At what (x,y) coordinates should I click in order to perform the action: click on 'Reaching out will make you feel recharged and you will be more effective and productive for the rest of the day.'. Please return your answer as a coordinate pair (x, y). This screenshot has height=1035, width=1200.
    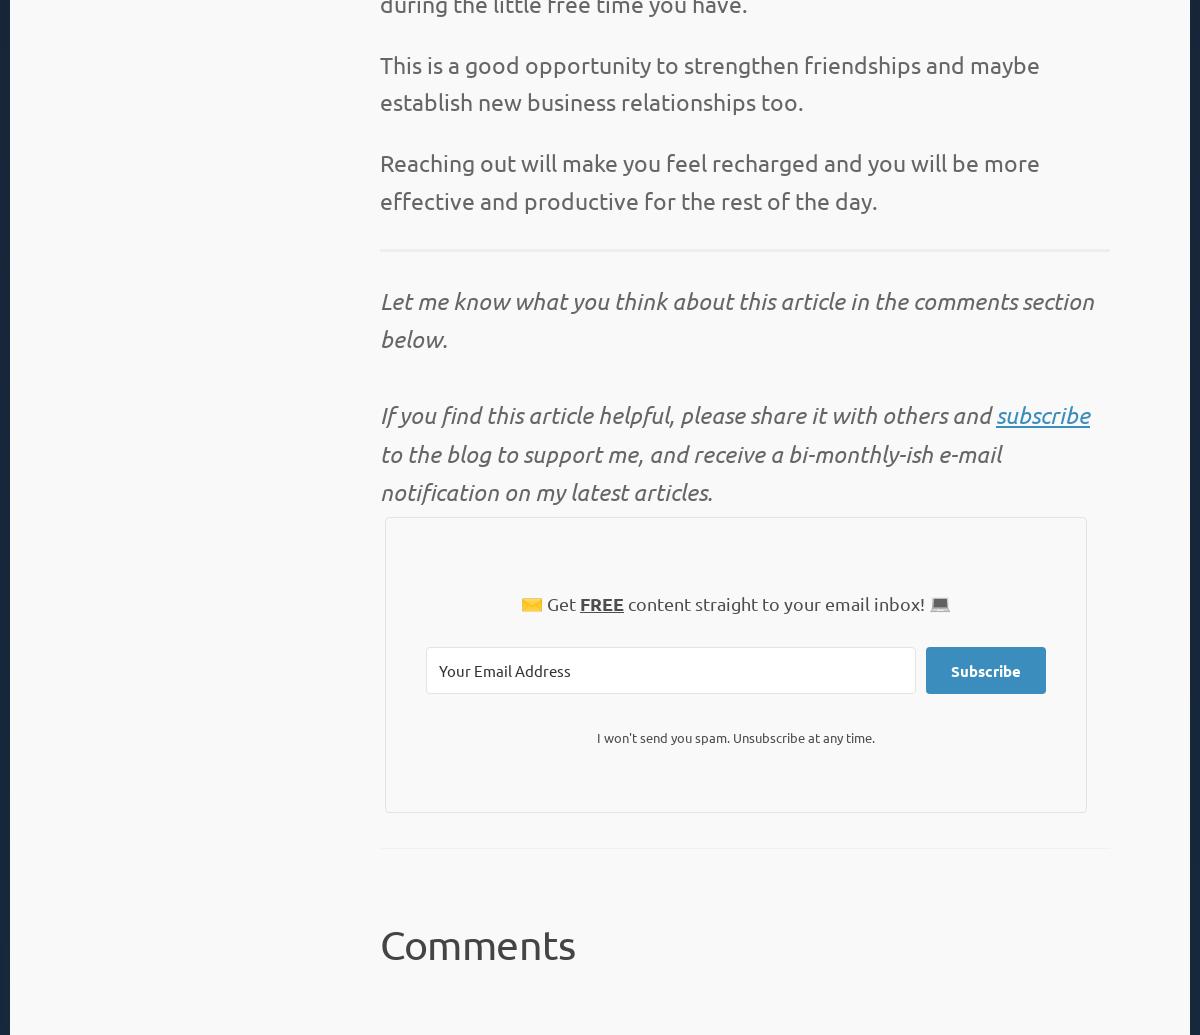
    Looking at the image, I should click on (380, 181).